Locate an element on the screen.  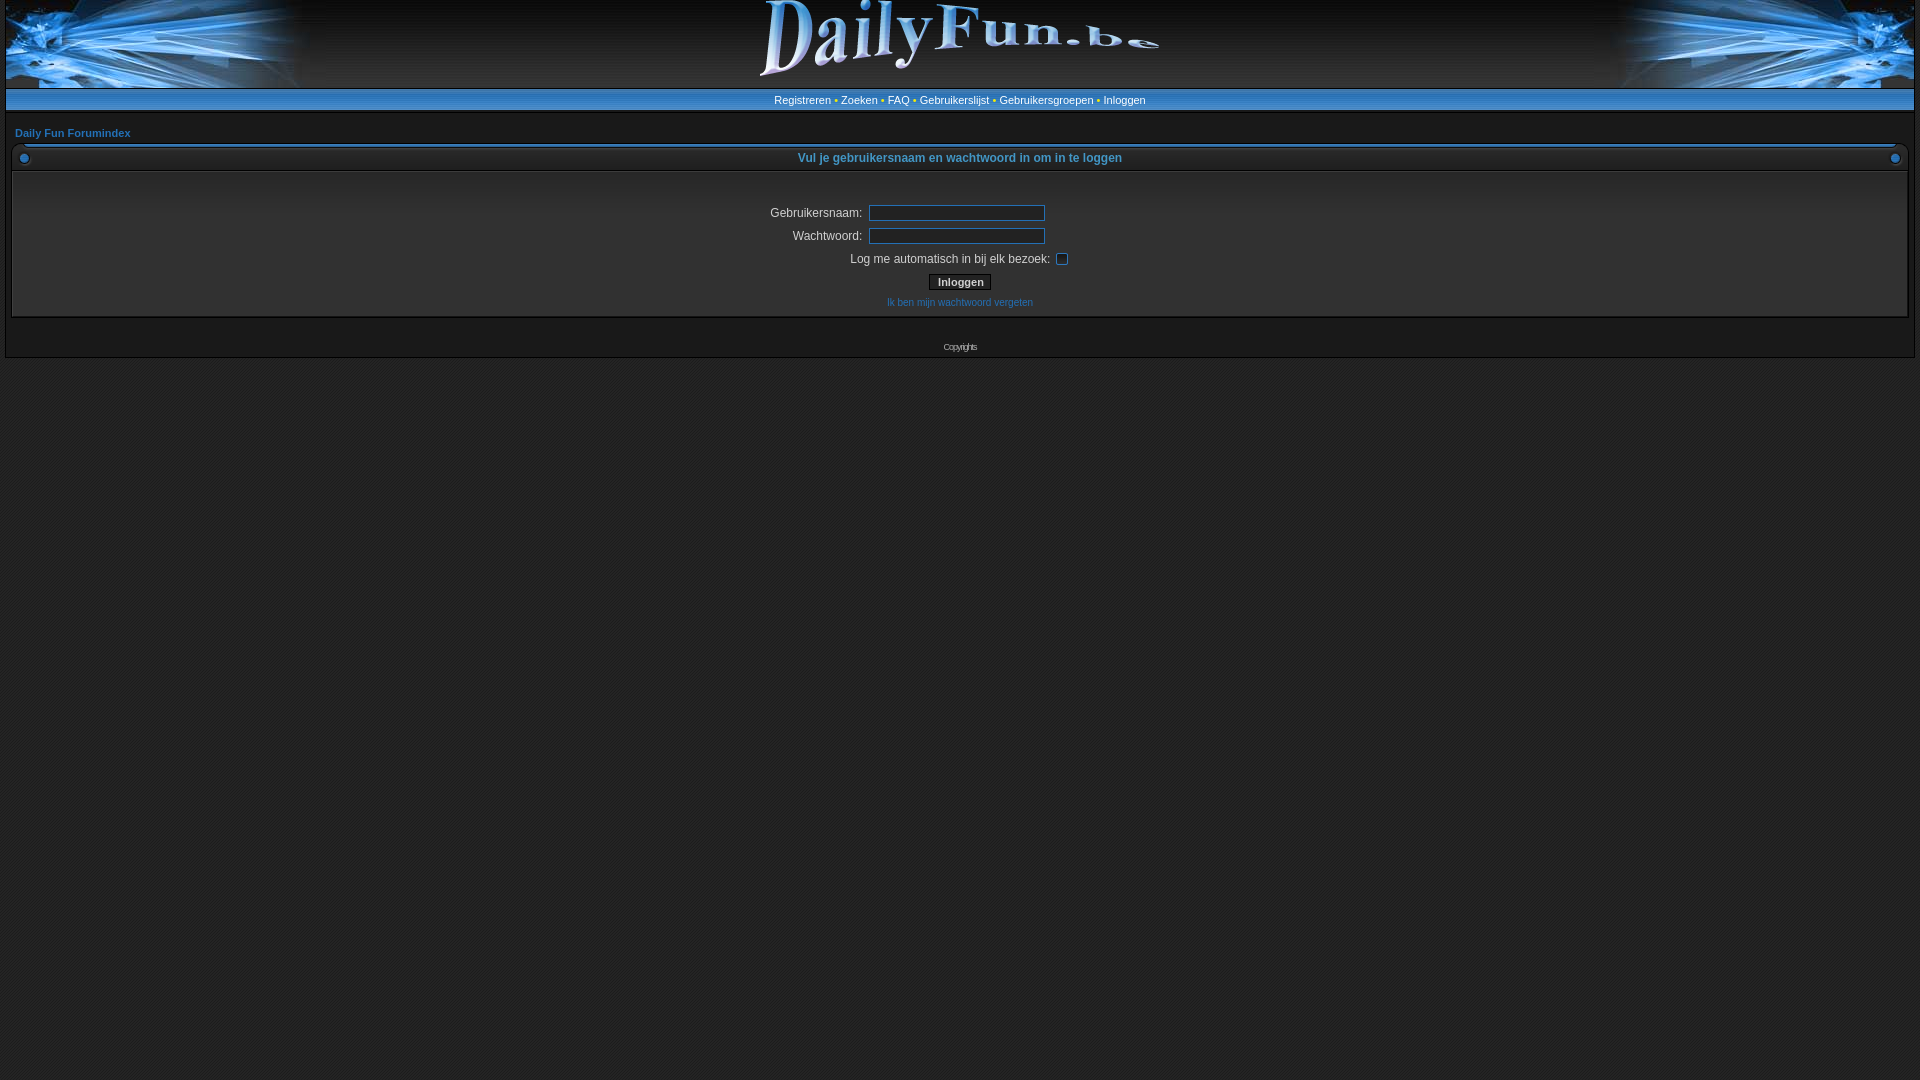
'Zoeken' is located at coordinates (859, 100).